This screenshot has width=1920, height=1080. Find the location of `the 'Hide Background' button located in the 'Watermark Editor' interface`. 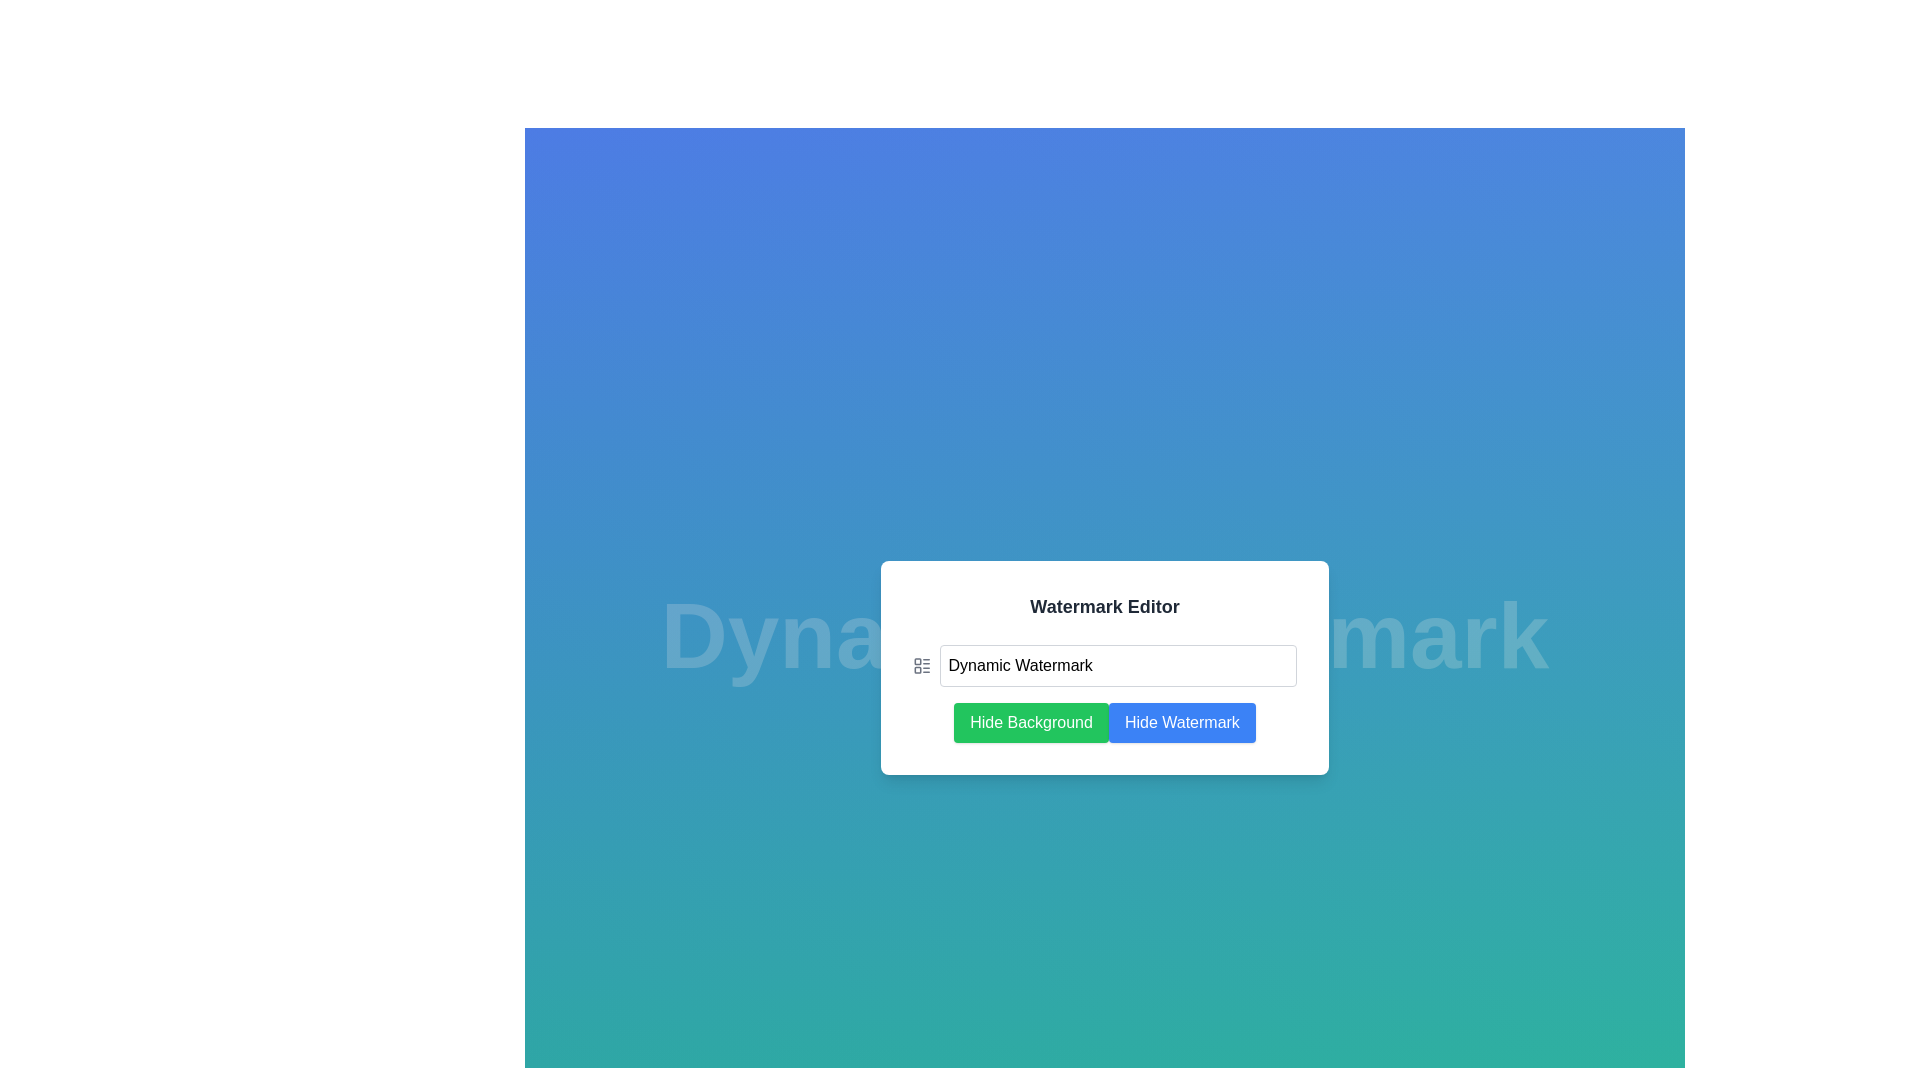

the 'Hide Background' button located in the 'Watermark Editor' interface is located at coordinates (1031, 722).